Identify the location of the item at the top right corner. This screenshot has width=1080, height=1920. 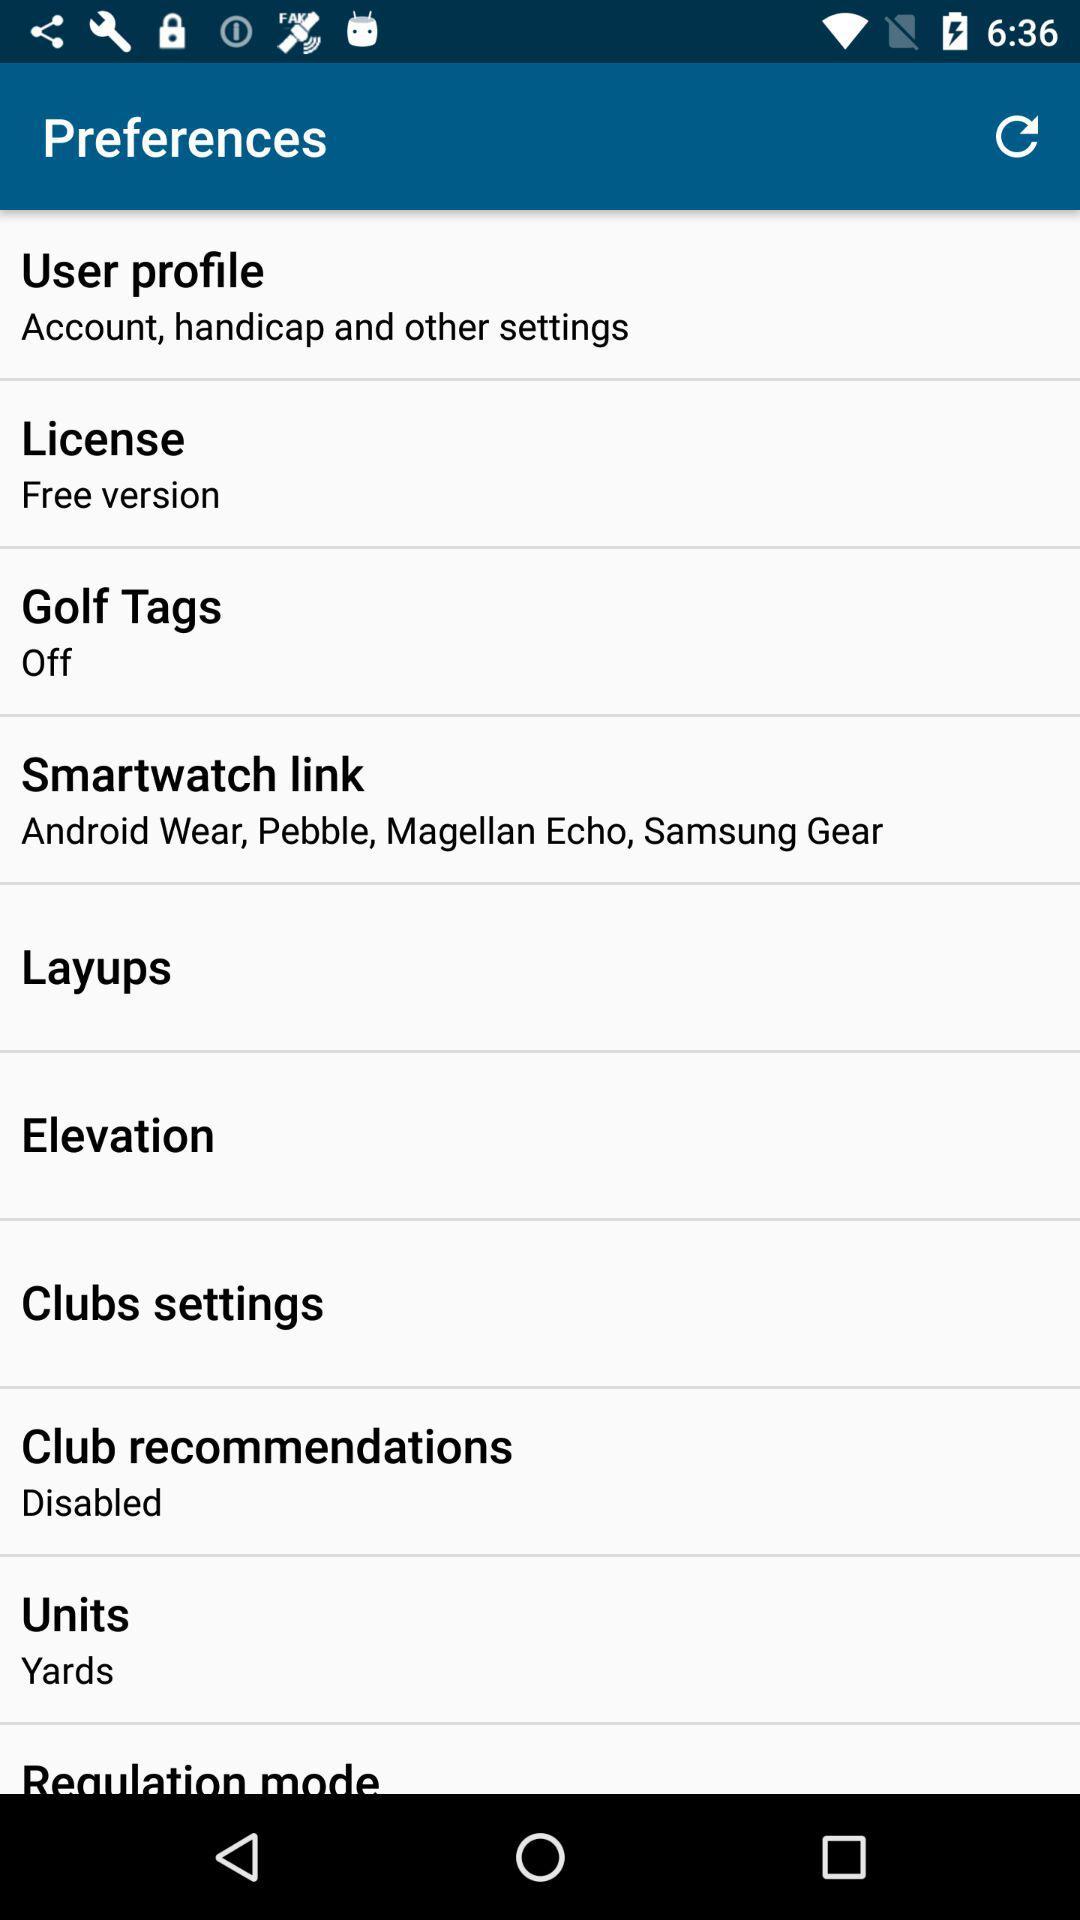
(1017, 135).